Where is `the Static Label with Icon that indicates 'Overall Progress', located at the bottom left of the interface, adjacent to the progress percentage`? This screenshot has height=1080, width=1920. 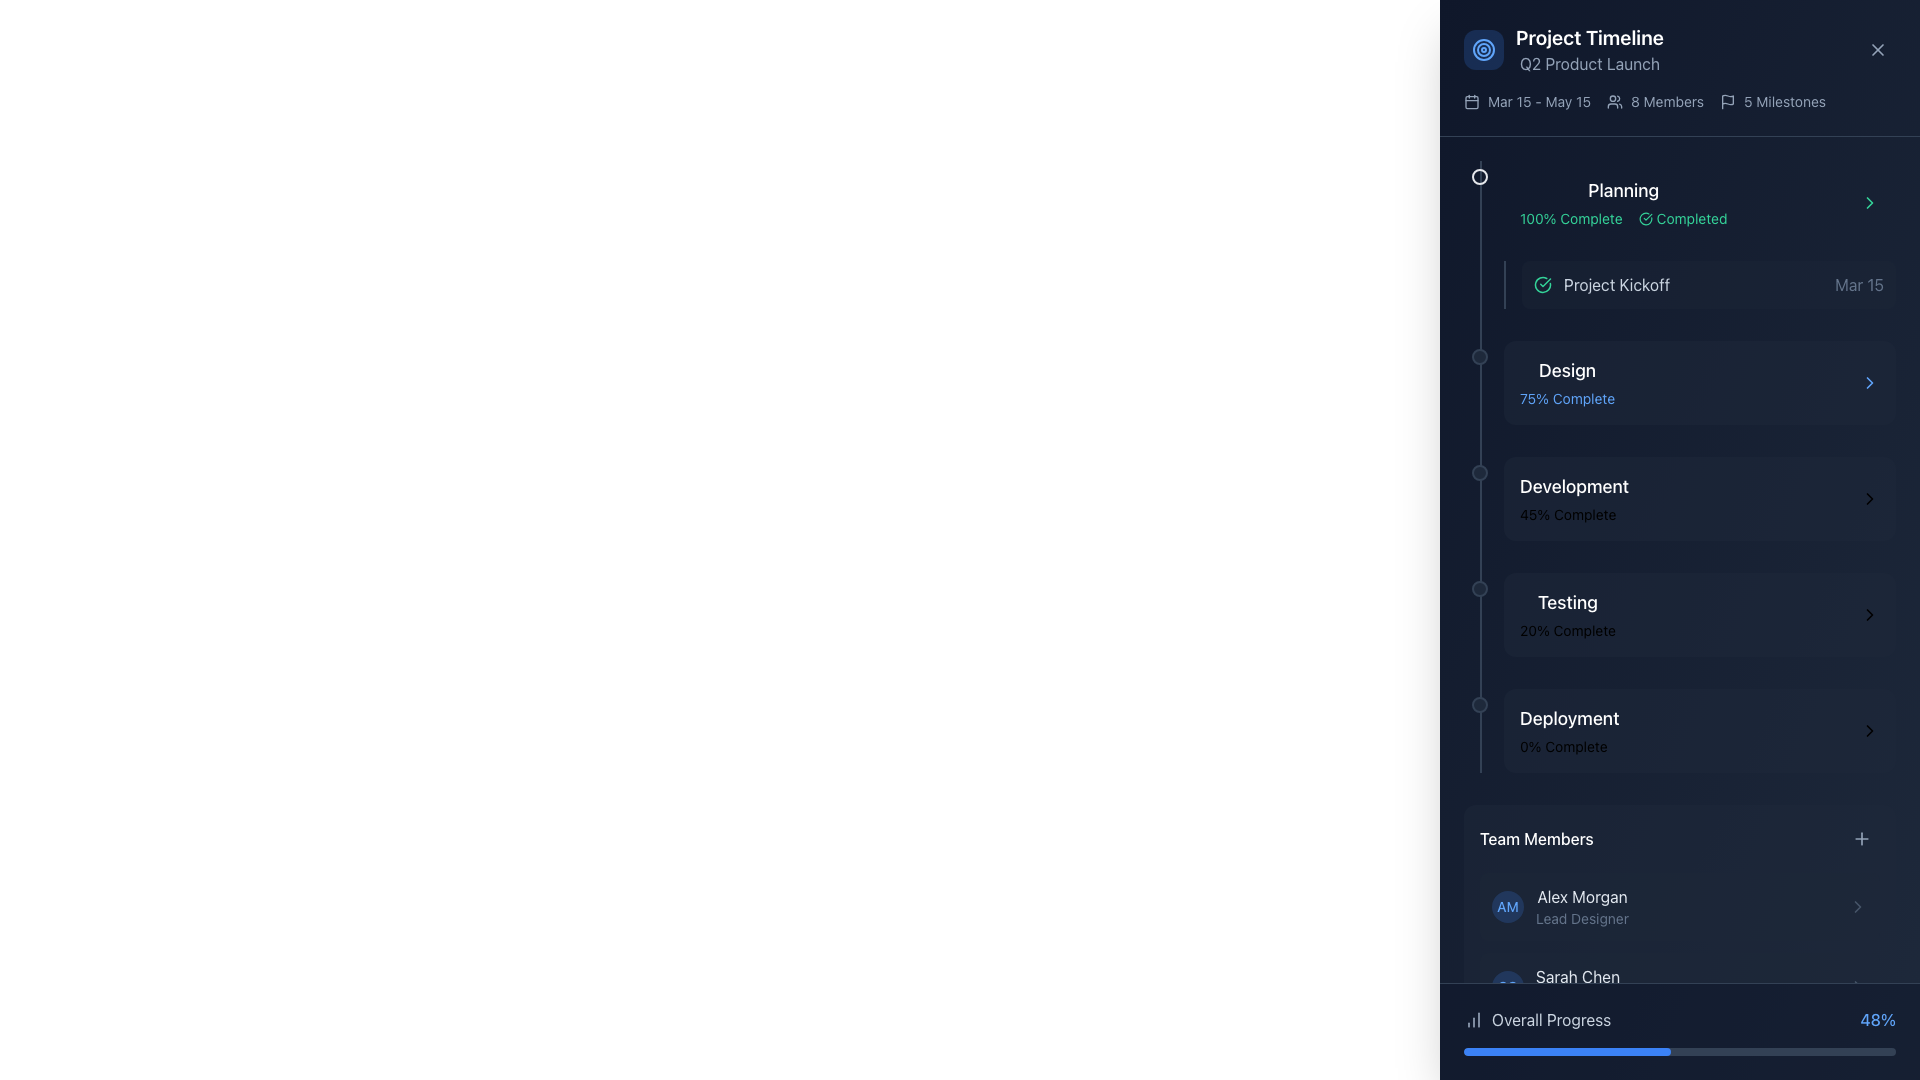 the Static Label with Icon that indicates 'Overall Progress', located at the bottom left of the interface, adjacent to the progress percentage is located at coordinates (1536, 1019).